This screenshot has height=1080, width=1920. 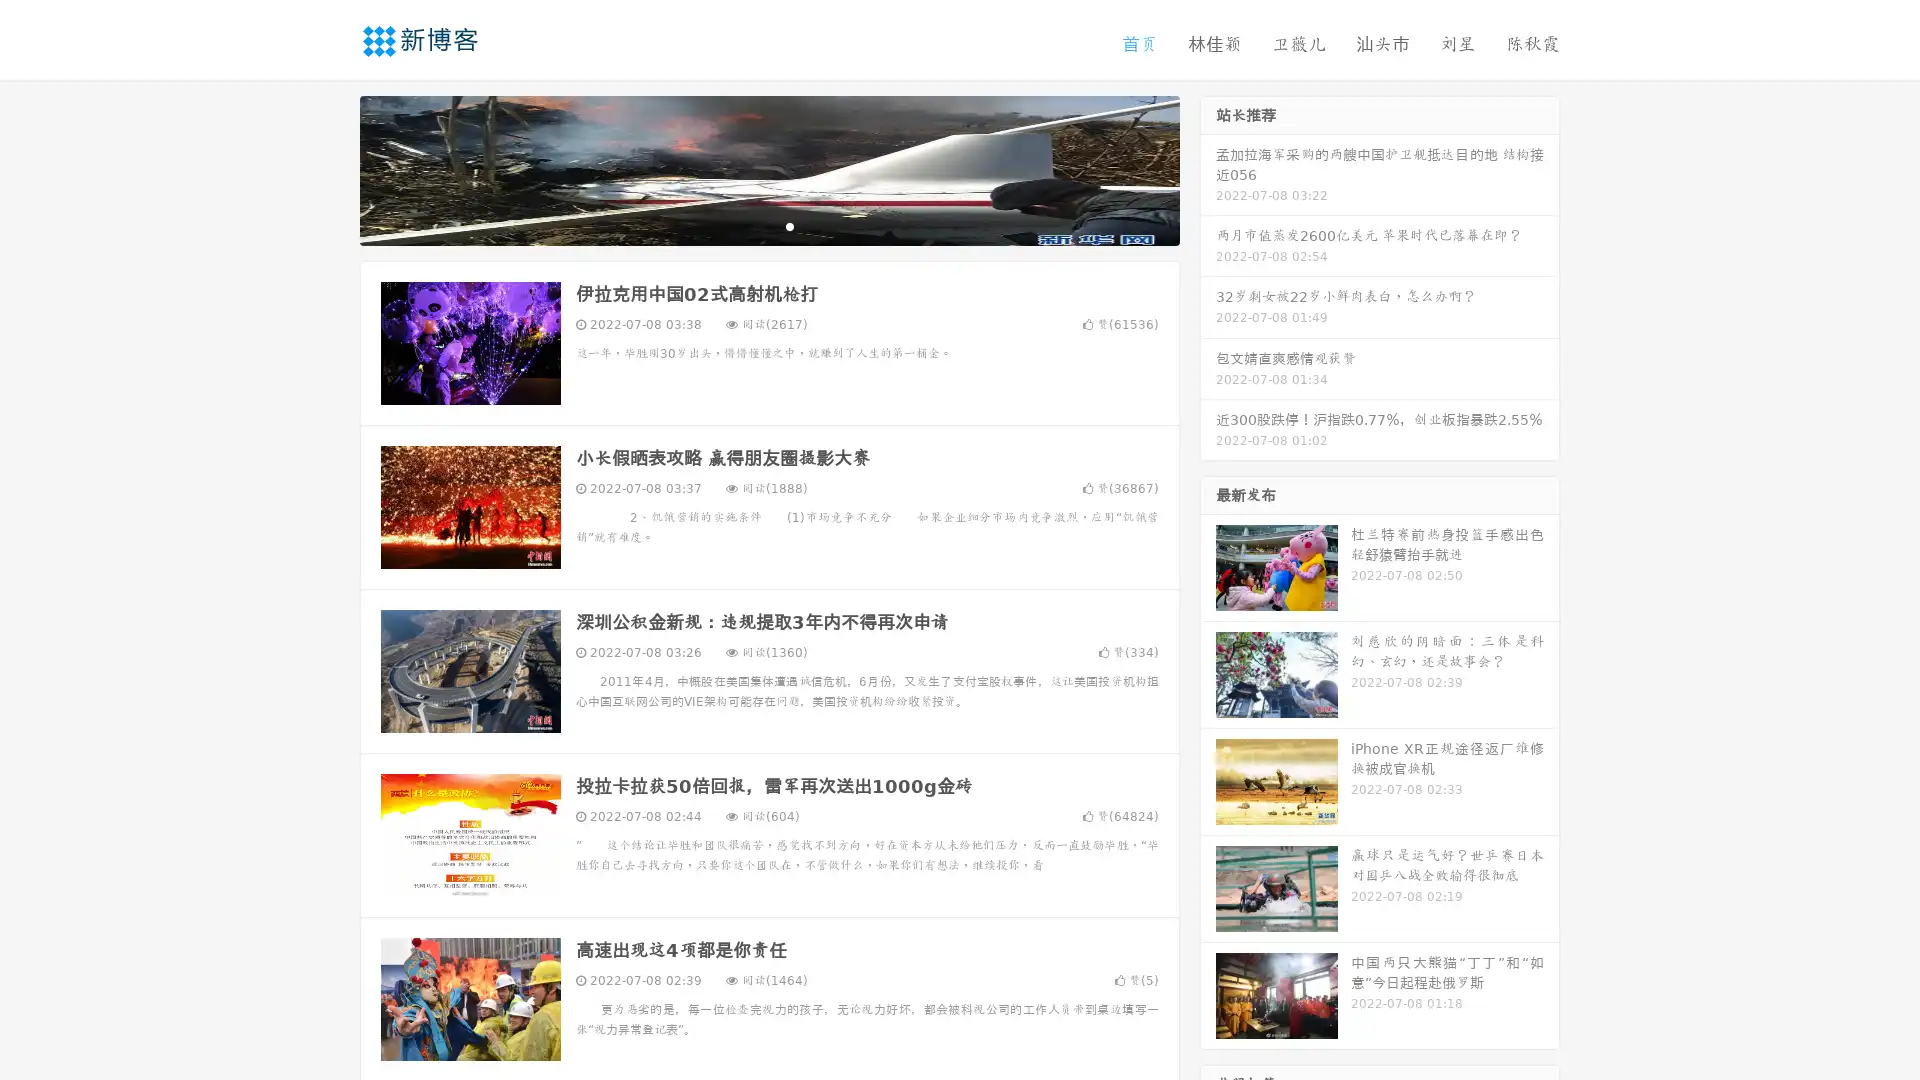 I want to click on Next slide, so click(x=1208, y=168).